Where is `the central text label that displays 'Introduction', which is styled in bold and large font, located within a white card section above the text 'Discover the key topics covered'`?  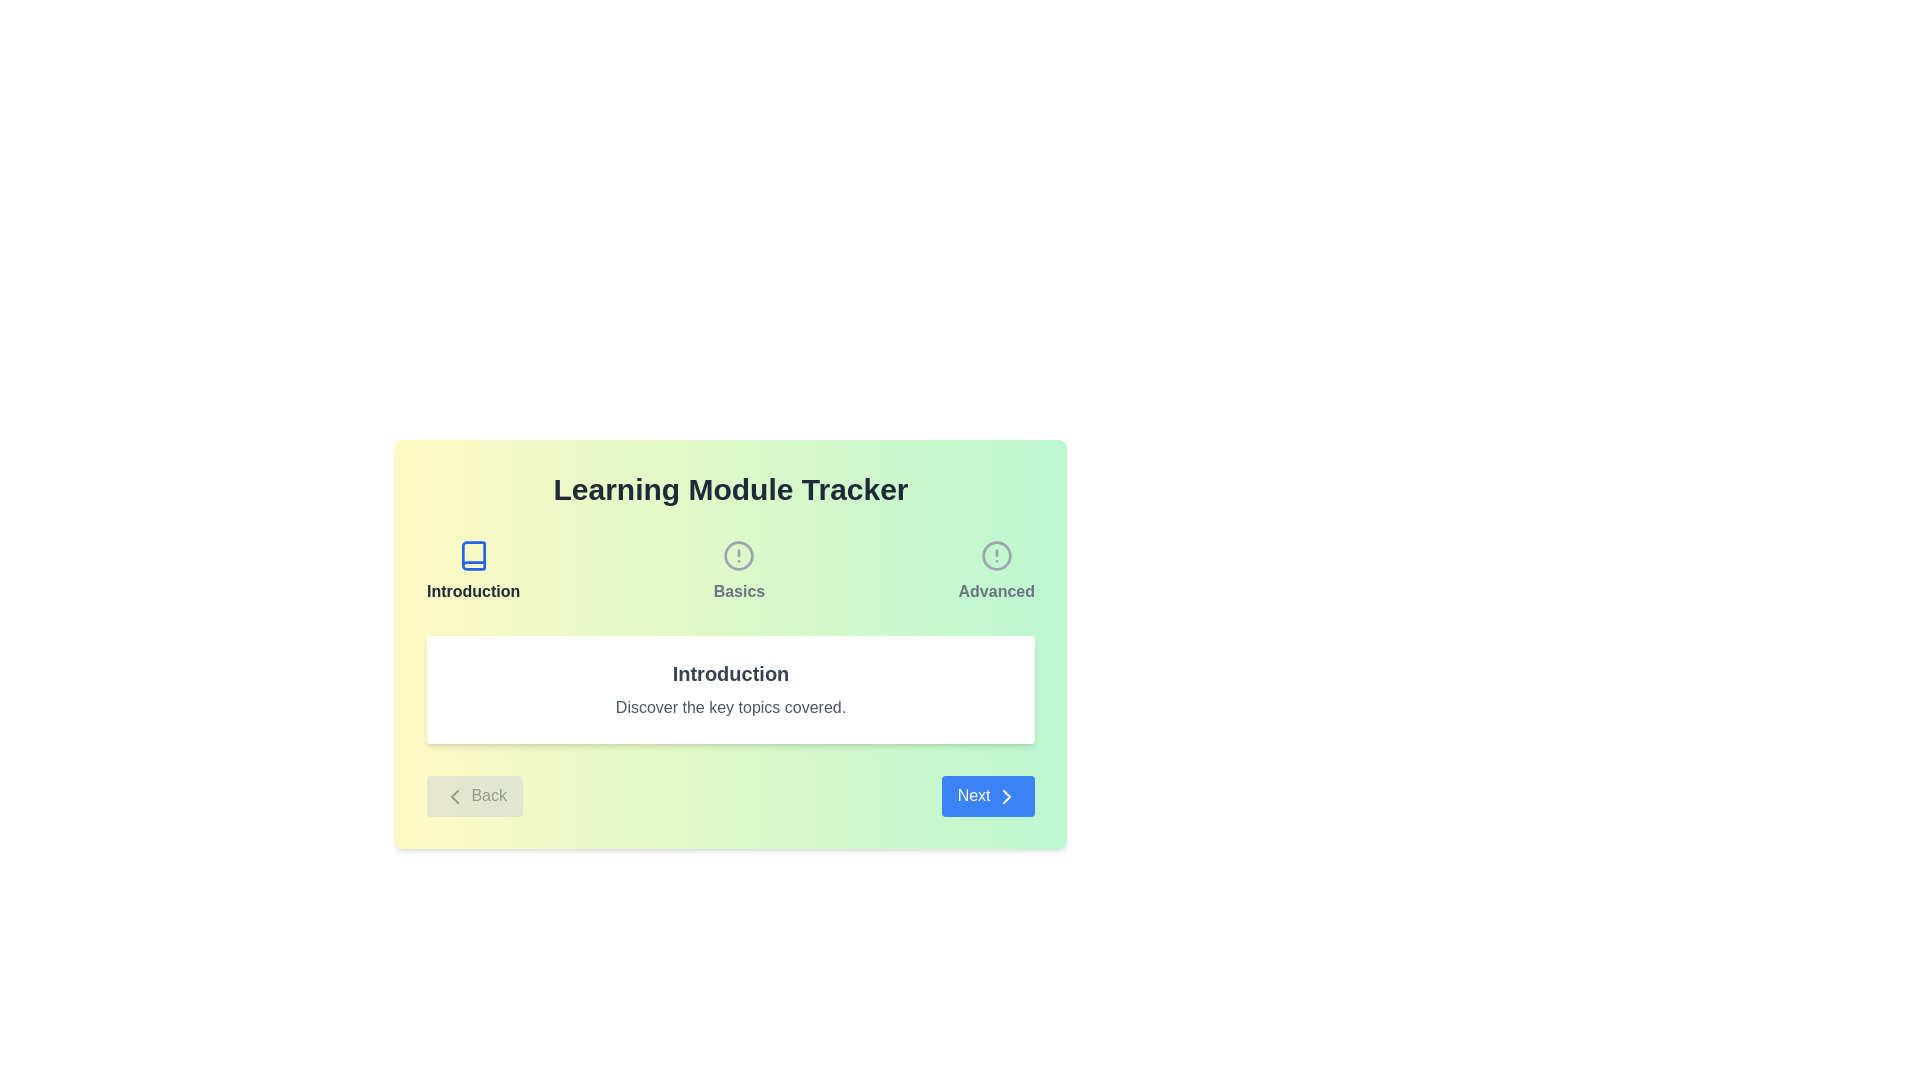 the central text label that displays 'Introduction', which is styled in bold and large font, located within a white card section above the text 'Discover the key topics covered' is located at coordinates (729, 674).